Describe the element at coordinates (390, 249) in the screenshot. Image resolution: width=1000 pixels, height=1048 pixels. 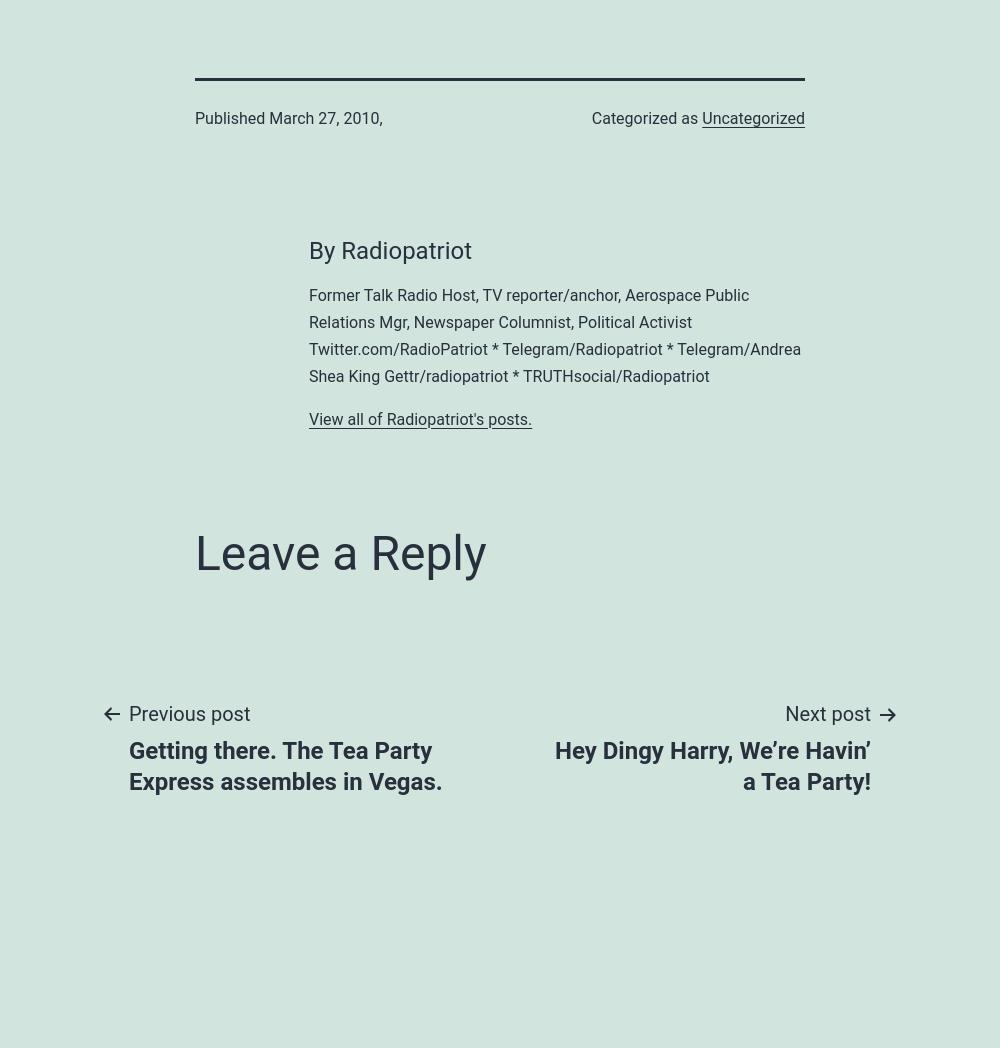
I see `'By Radiopatriot'` at that location.